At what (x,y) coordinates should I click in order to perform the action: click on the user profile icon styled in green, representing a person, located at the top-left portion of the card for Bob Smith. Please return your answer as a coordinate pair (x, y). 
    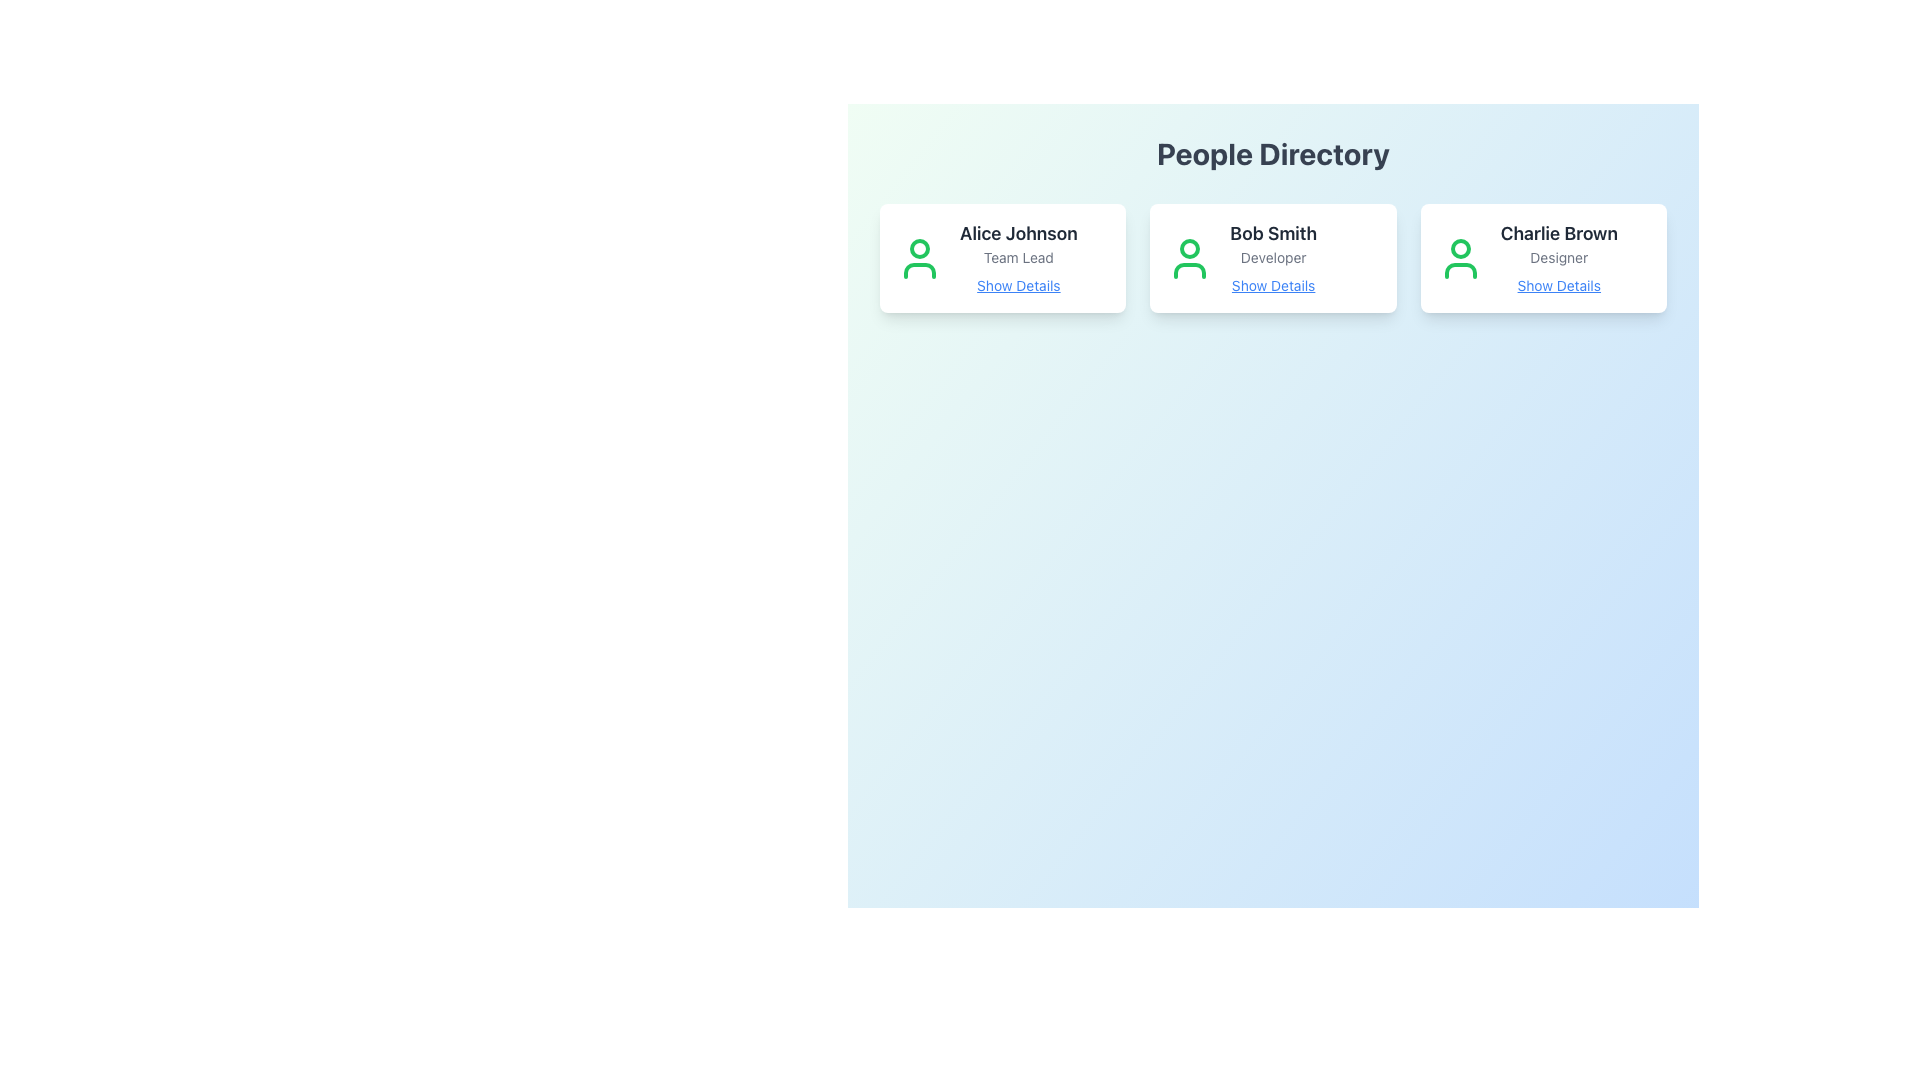
    Looking at the image, I should click on (1190, 257).